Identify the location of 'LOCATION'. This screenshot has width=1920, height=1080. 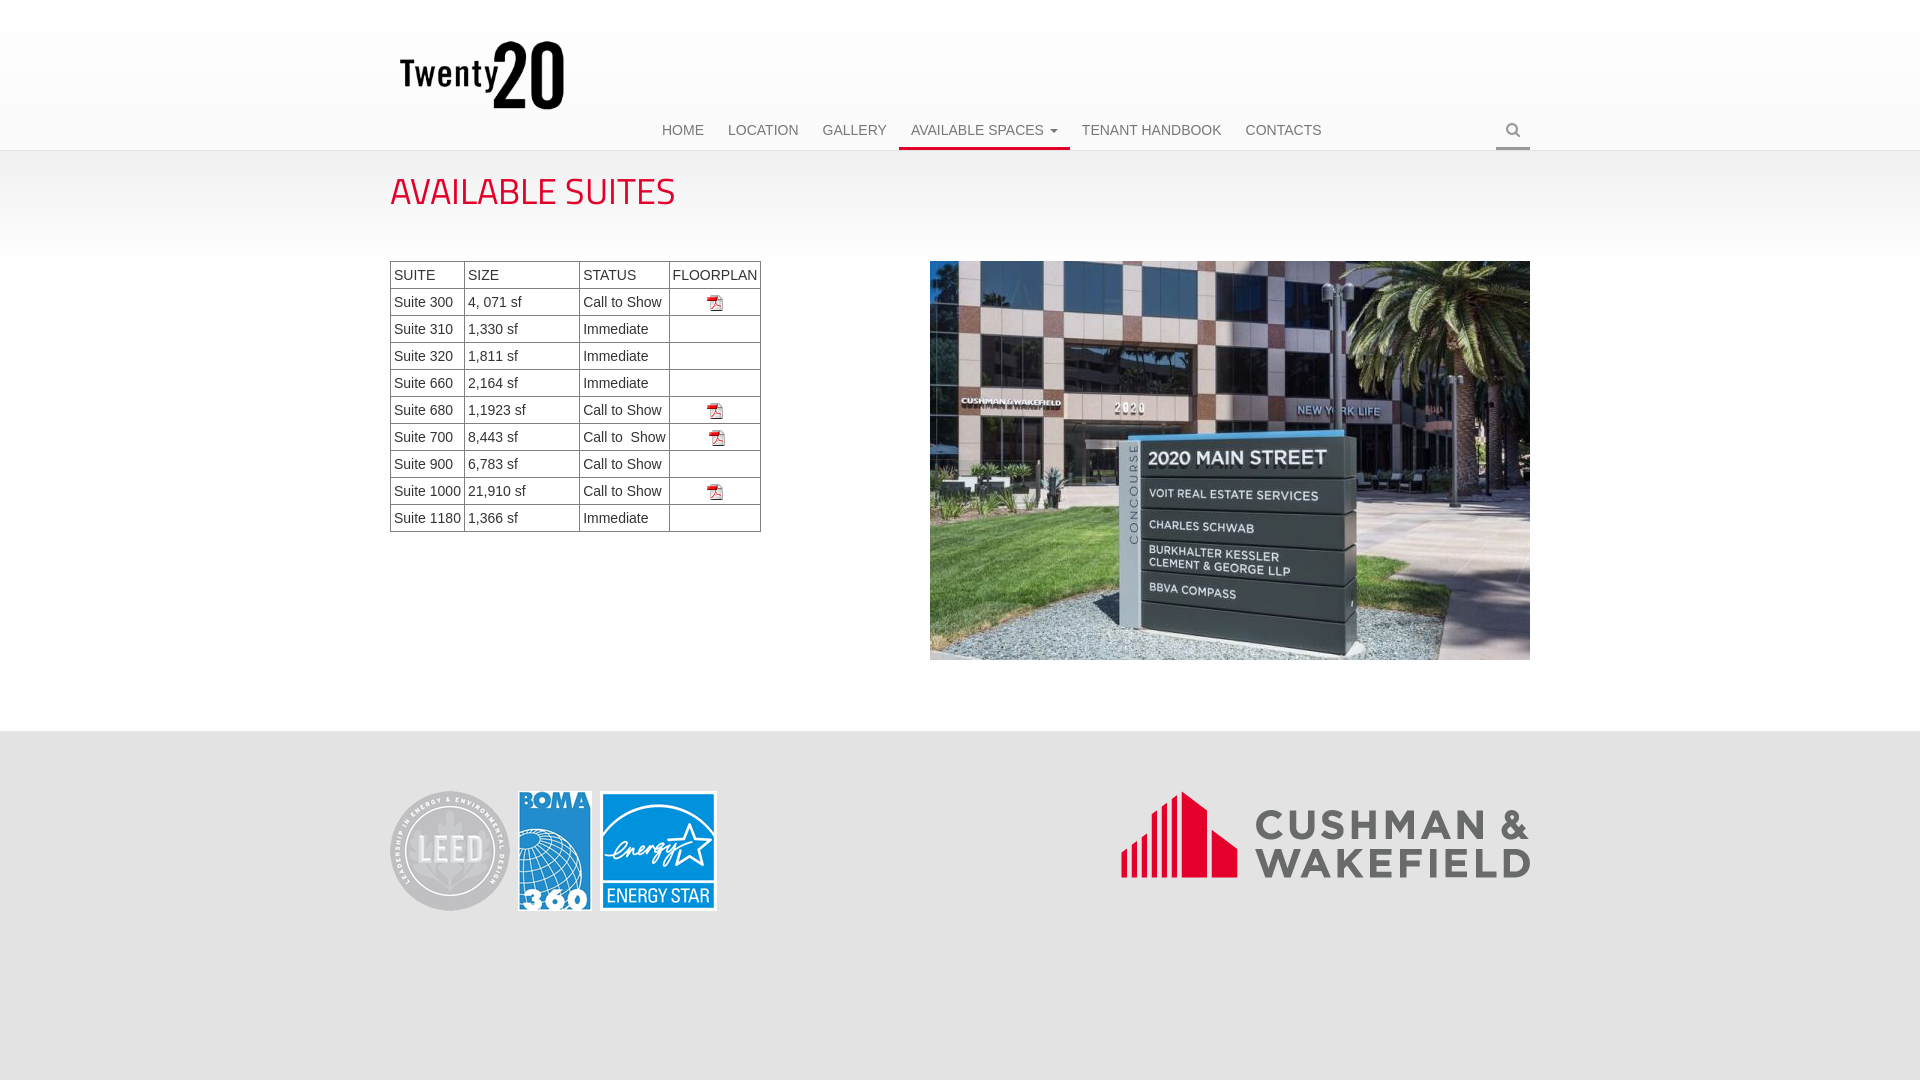
(762, 131).